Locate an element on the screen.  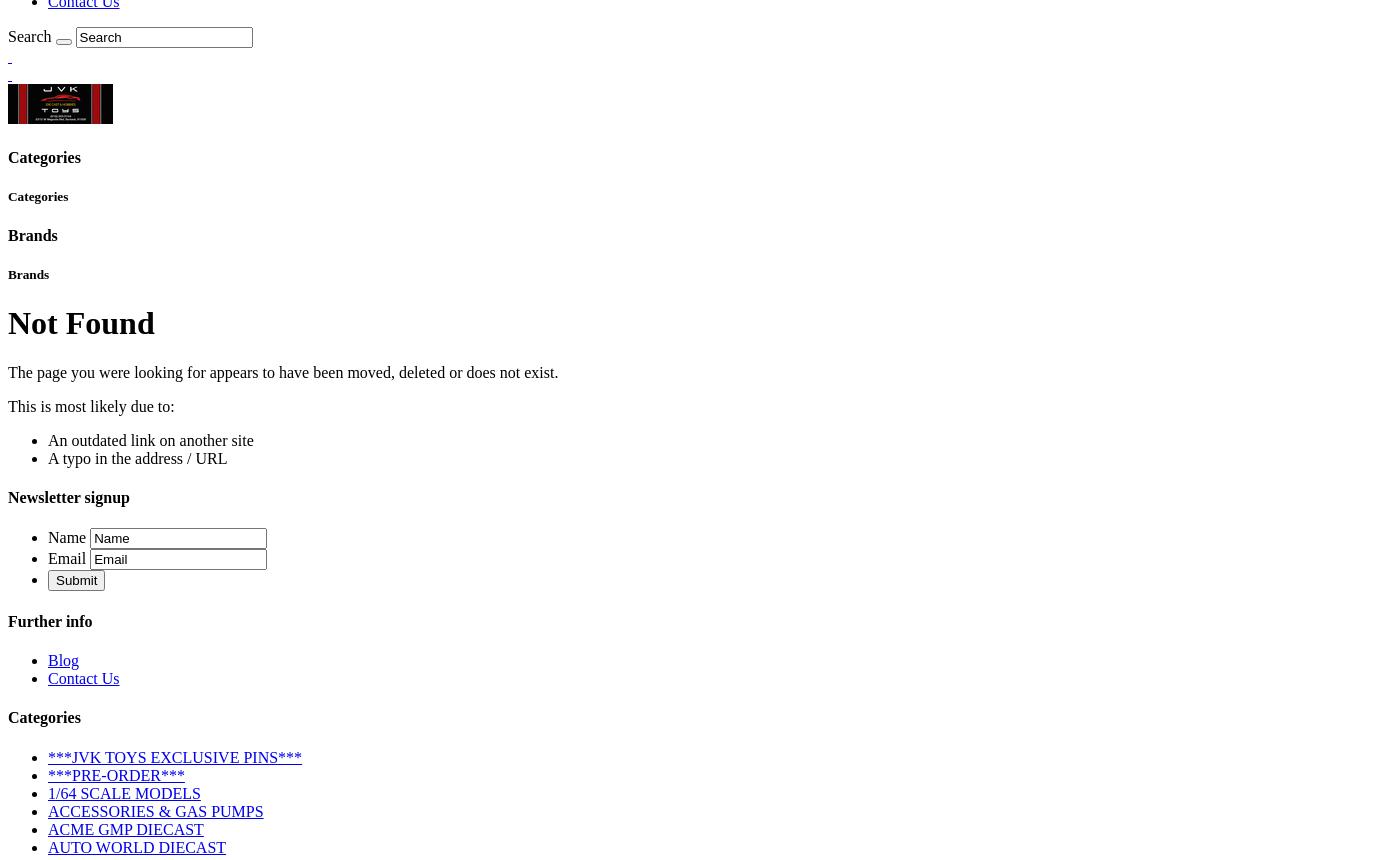
'ACME GMP DIECAST' is located at coordinates (125, 827).